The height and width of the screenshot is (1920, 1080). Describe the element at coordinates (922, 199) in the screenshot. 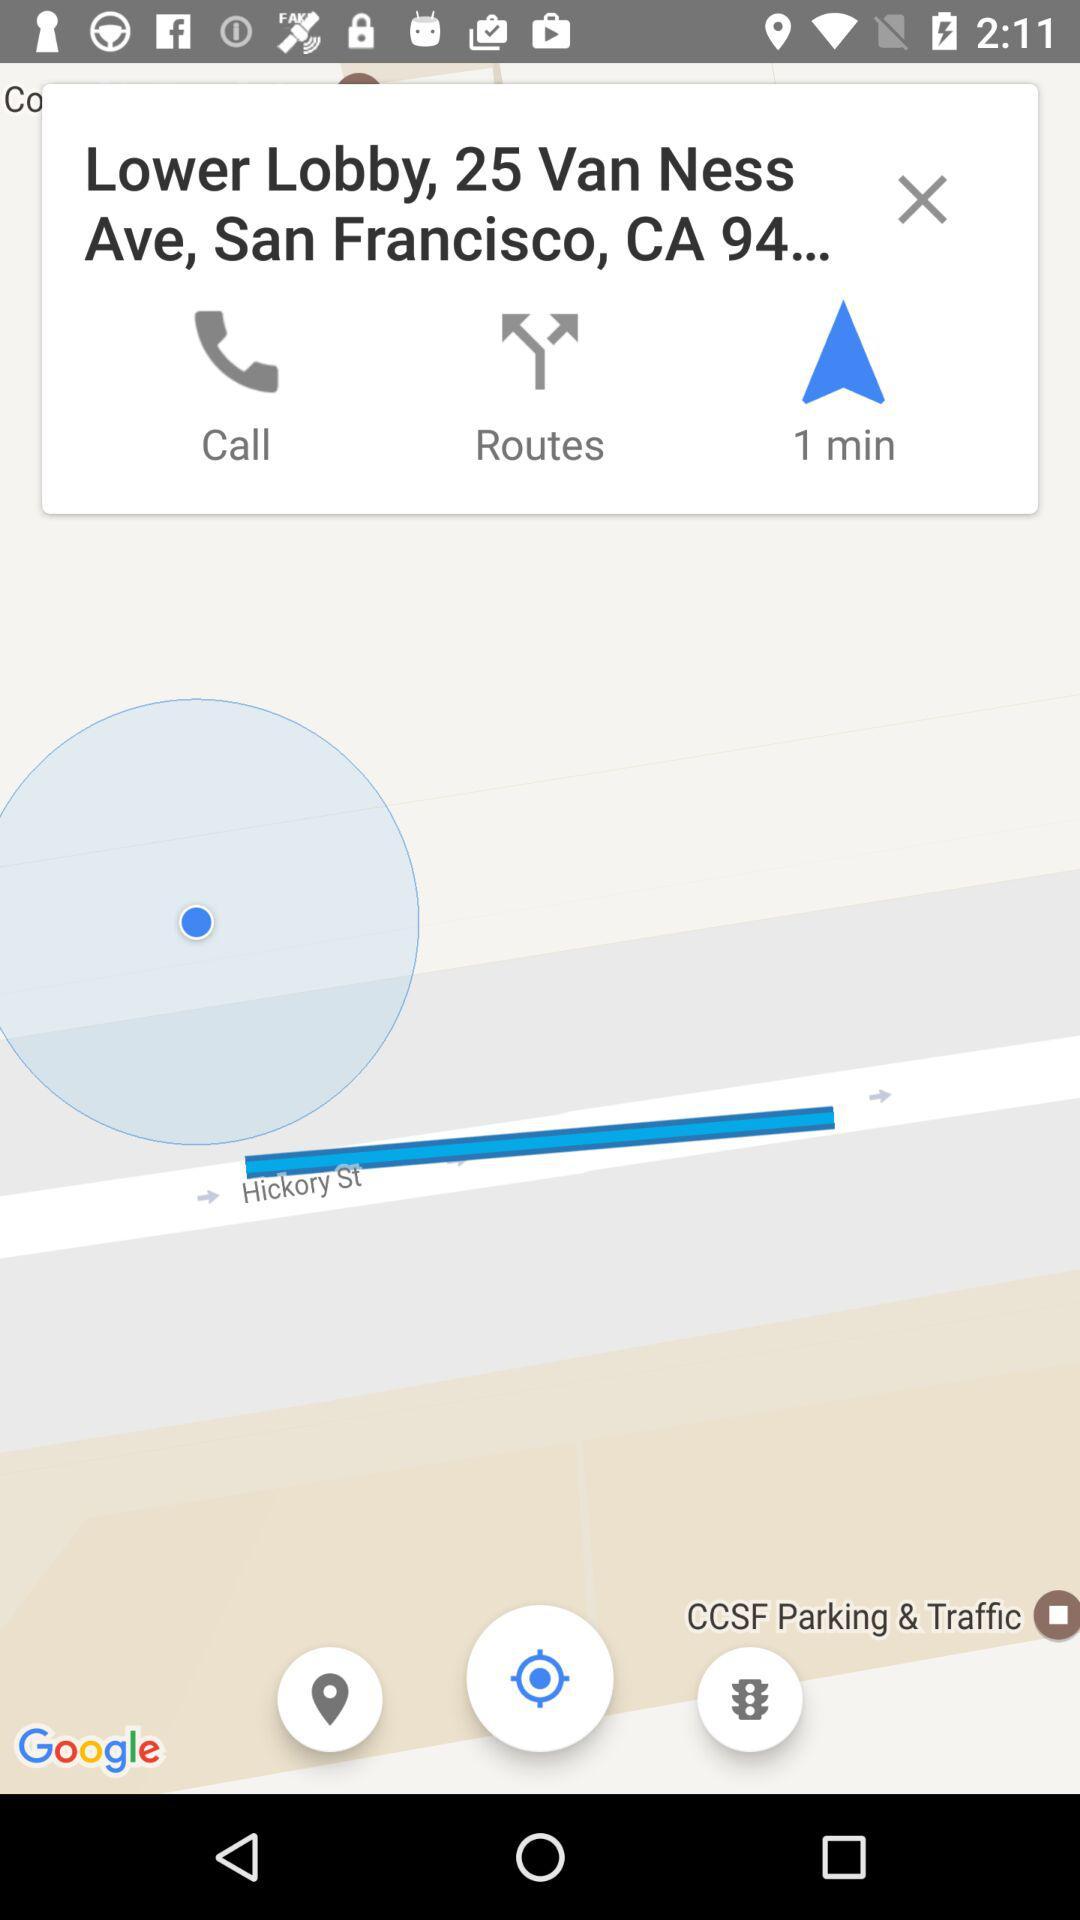

I see `box` at that location.